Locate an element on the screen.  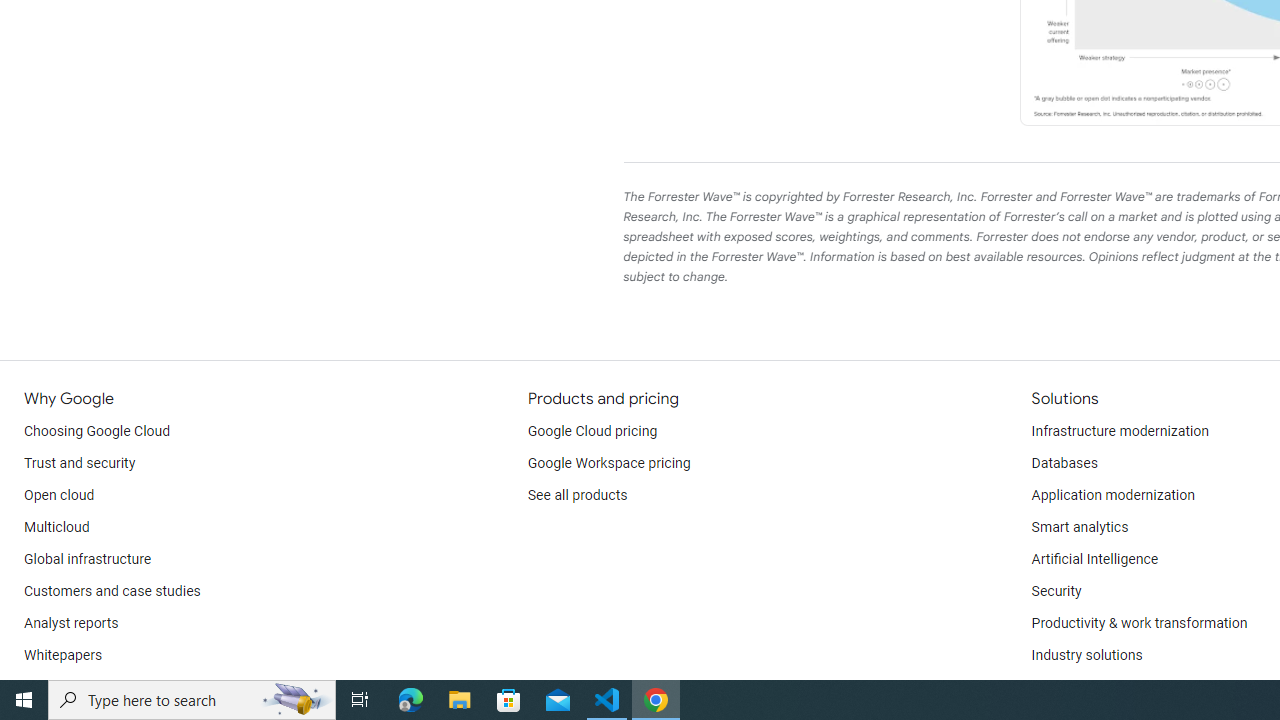
'Smart analytics' is located at coordinates (1078, 527).